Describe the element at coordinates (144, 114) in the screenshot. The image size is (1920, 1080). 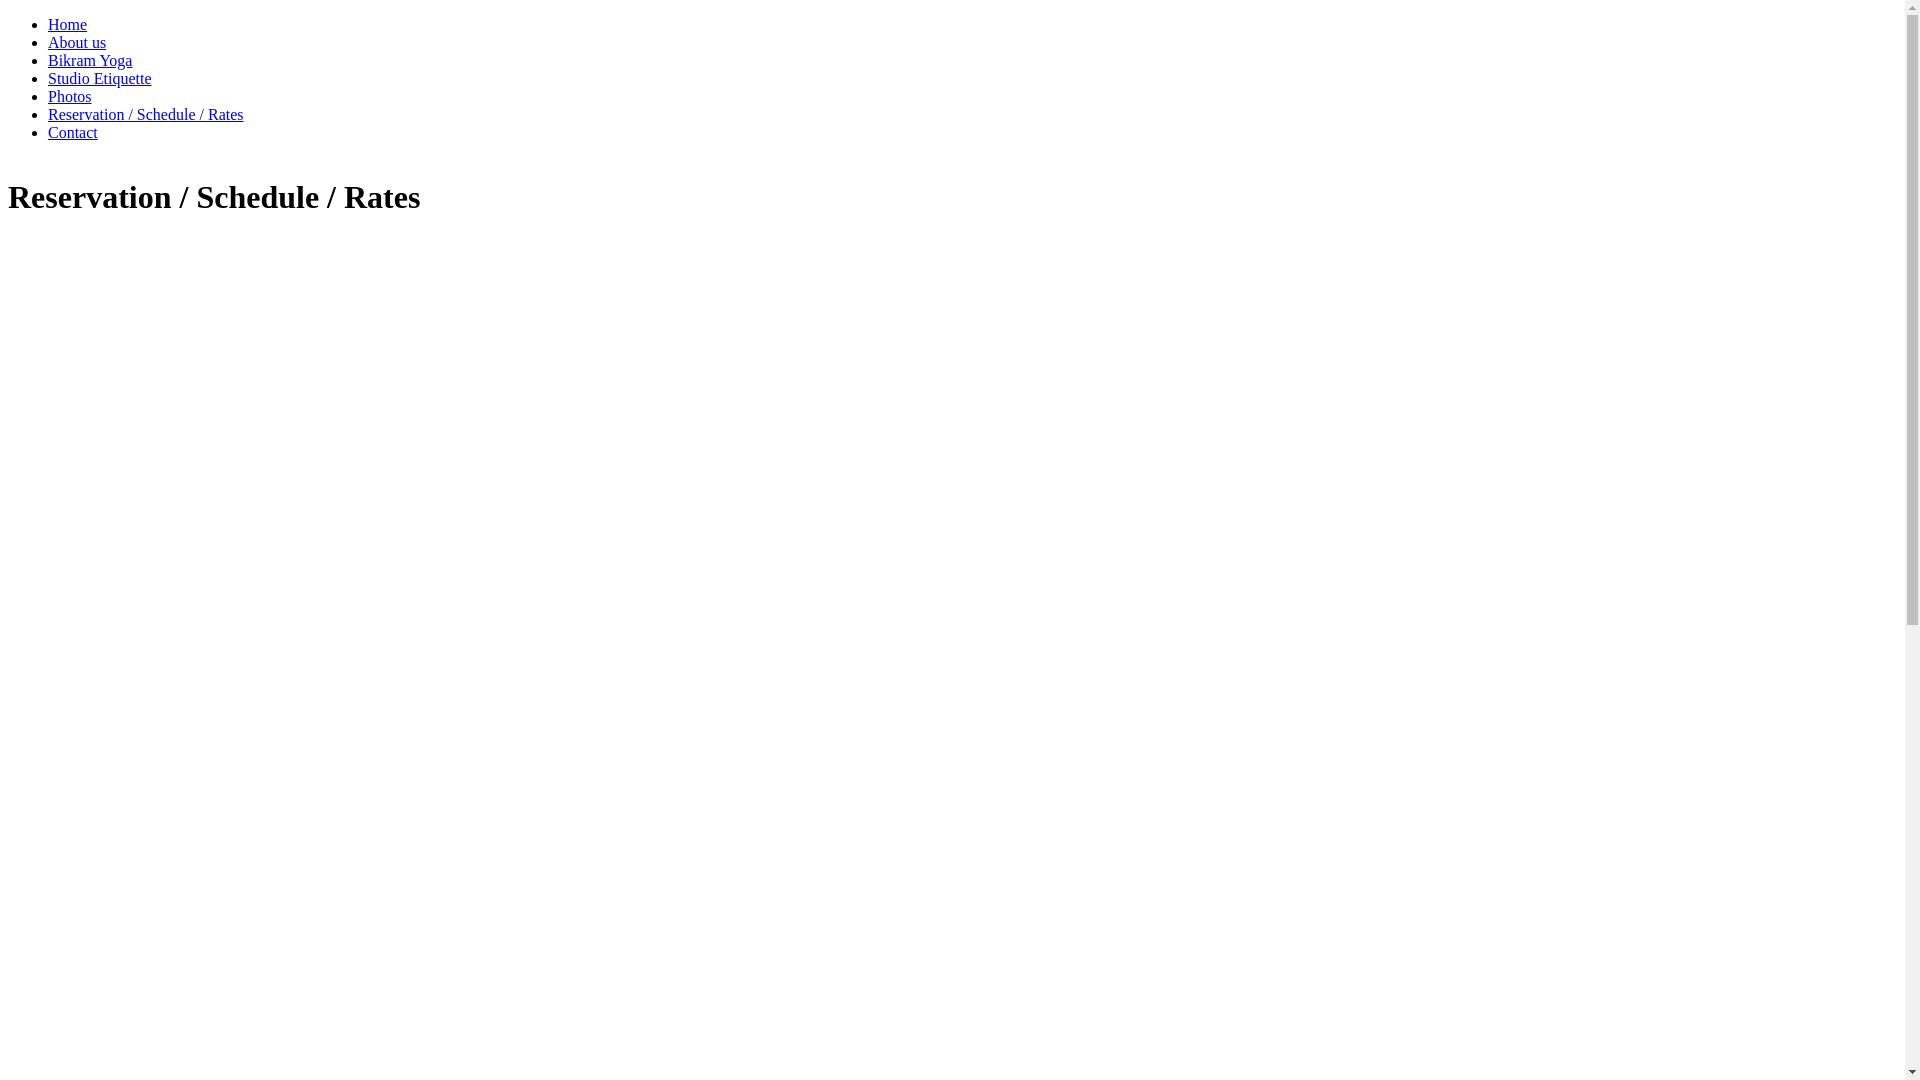
I see `'Reservation / Schedule / Rates'` at that location.